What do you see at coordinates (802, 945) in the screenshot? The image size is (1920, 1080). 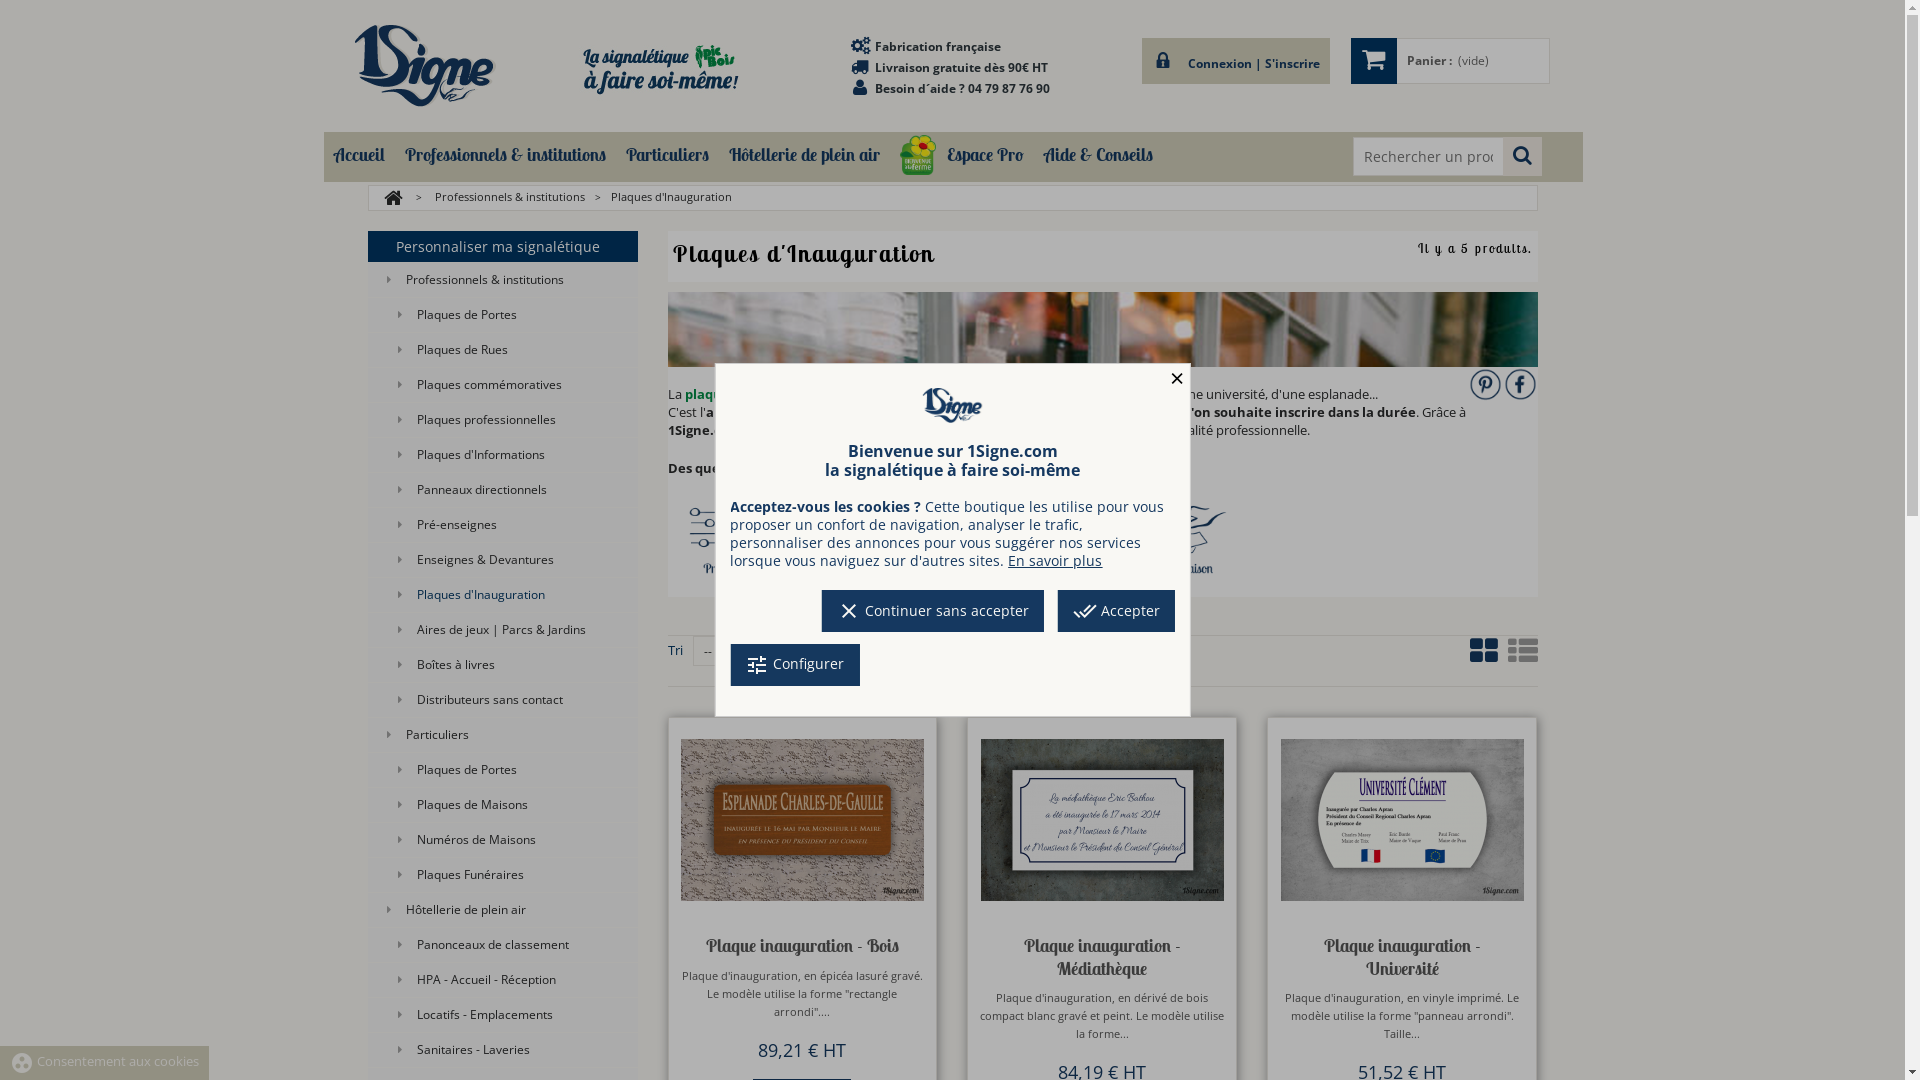 I see `'Plaque inauguration - Bois'` at bounding box center [802, 945].